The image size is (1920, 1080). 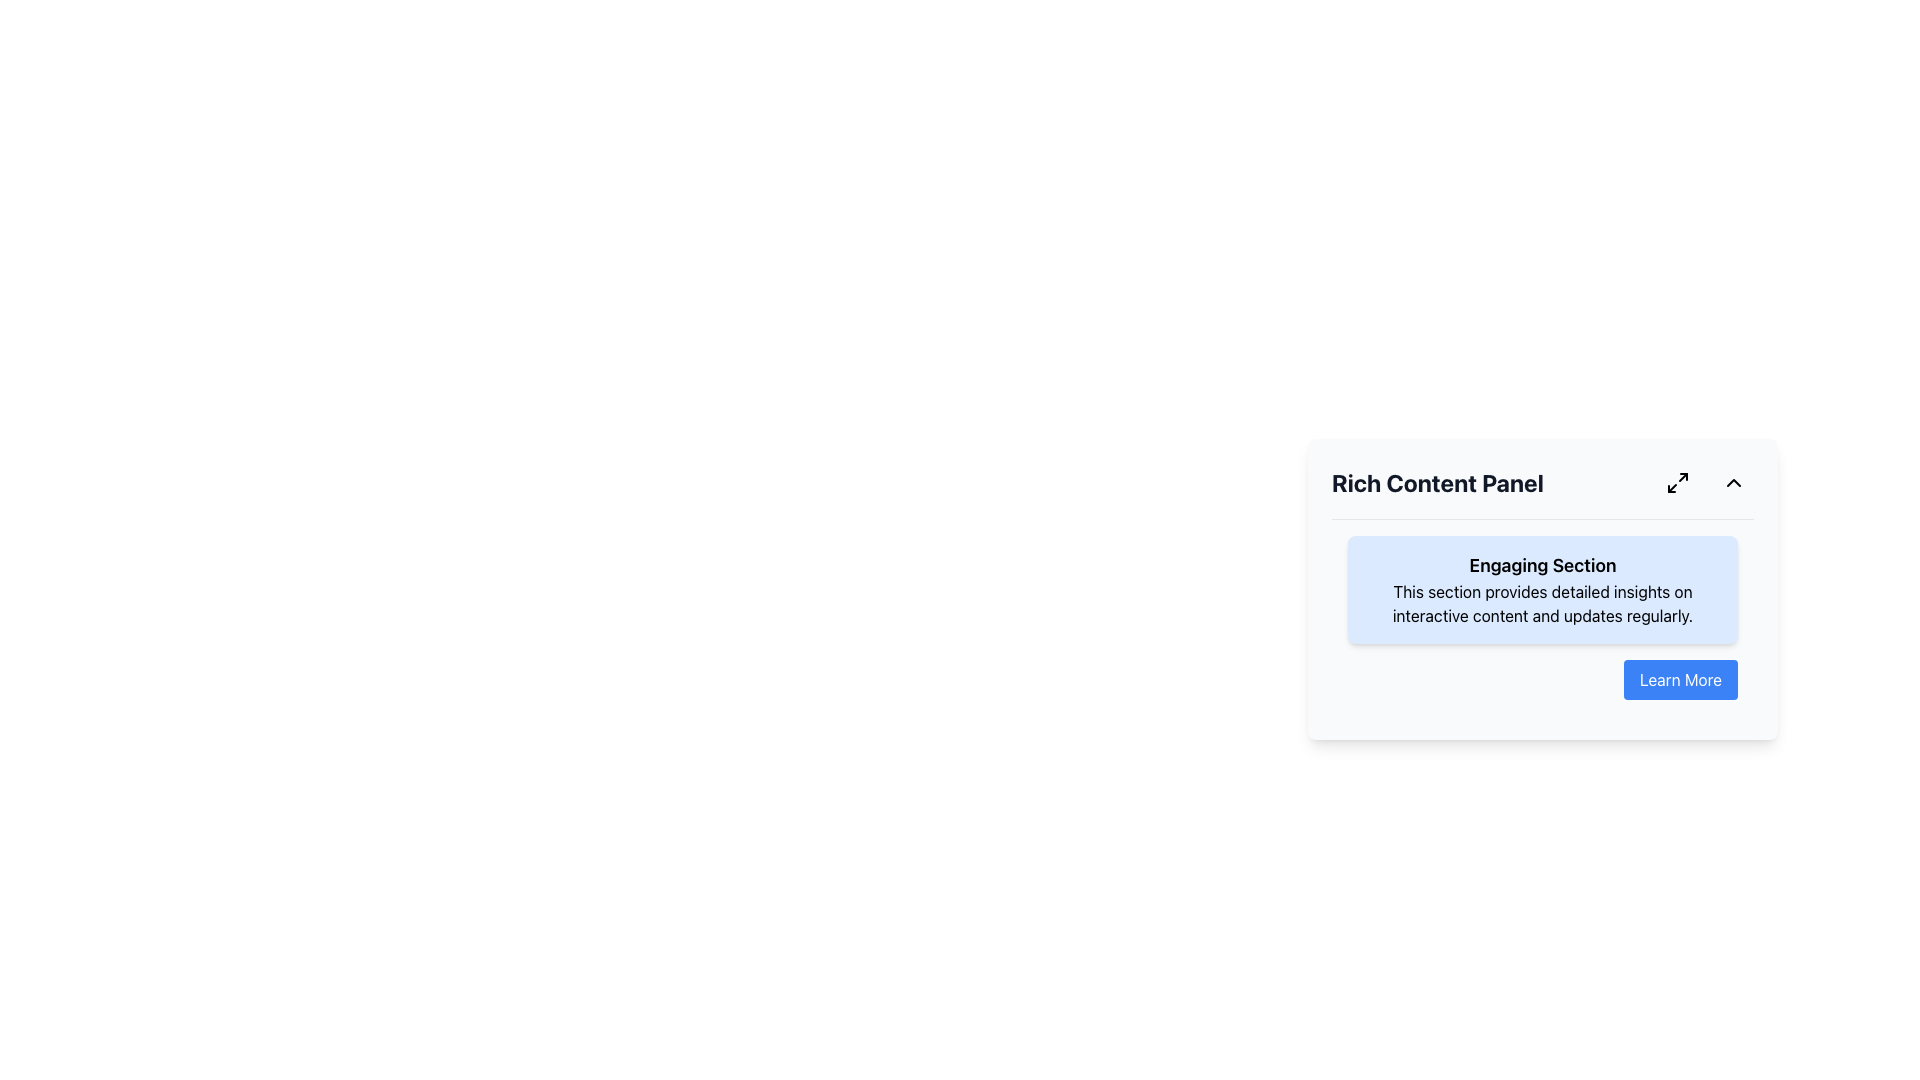 What do you see at coordinates (1732, 482) in the screenshot?
I see `the chevron icon located in the top-right corner of the 'Rich Content Panel' card` at bounding box center [1732, 482].